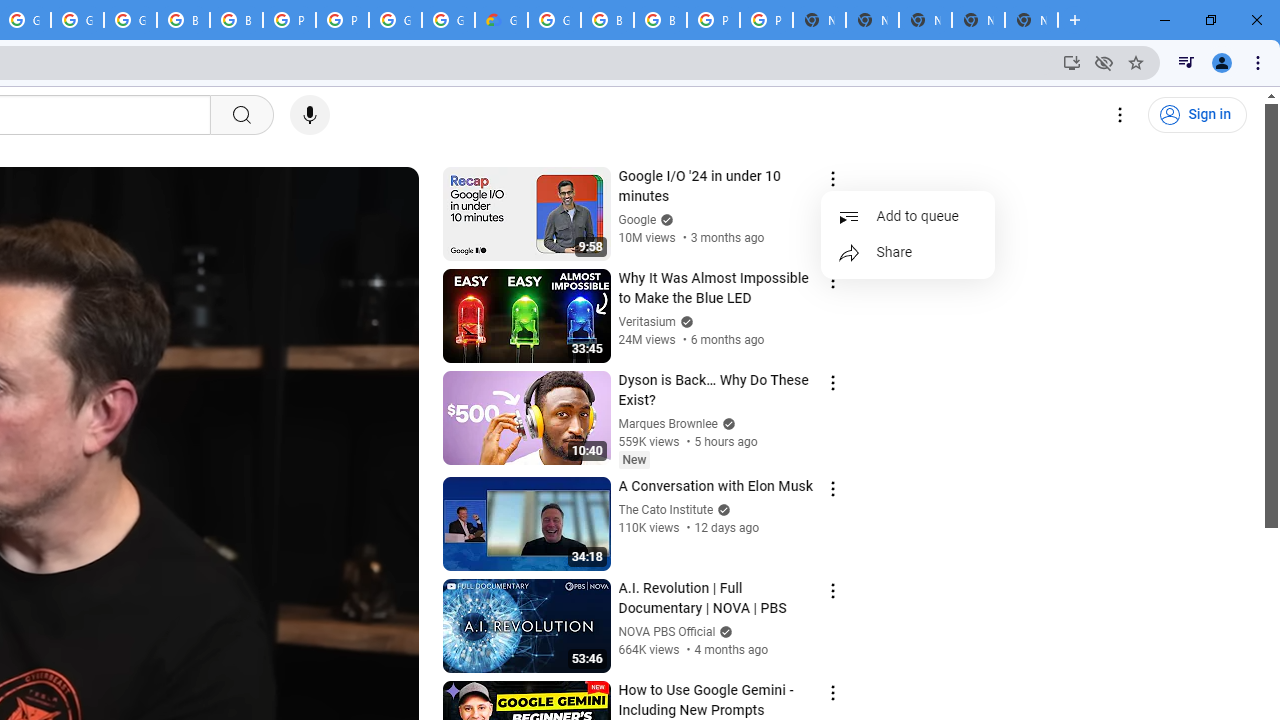 The height and width of the screenshot is (720, 1280). Describe the element at coordinates (395, 20) in the screenshot. I see `'Google Cloud Platform'` at that location.